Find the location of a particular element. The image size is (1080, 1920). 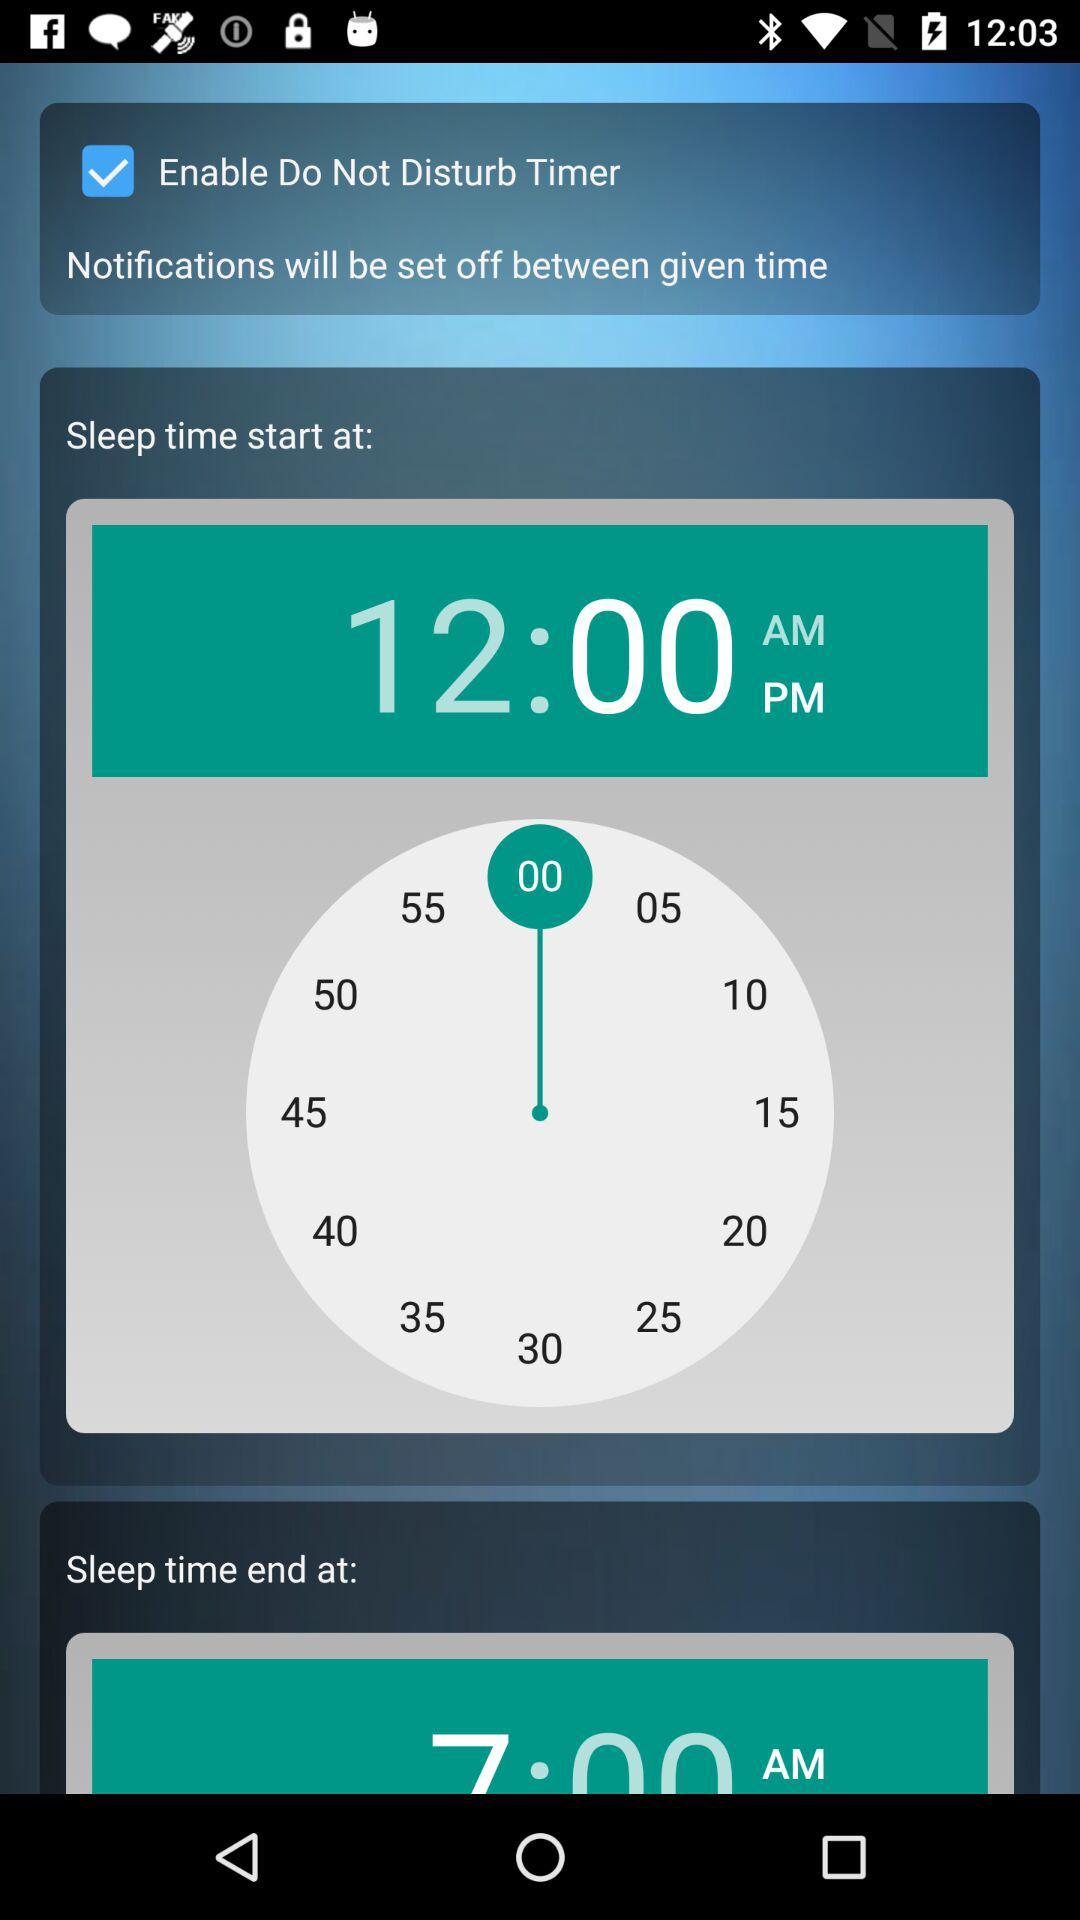

enable do not icon is located at coordinates (342, 171).